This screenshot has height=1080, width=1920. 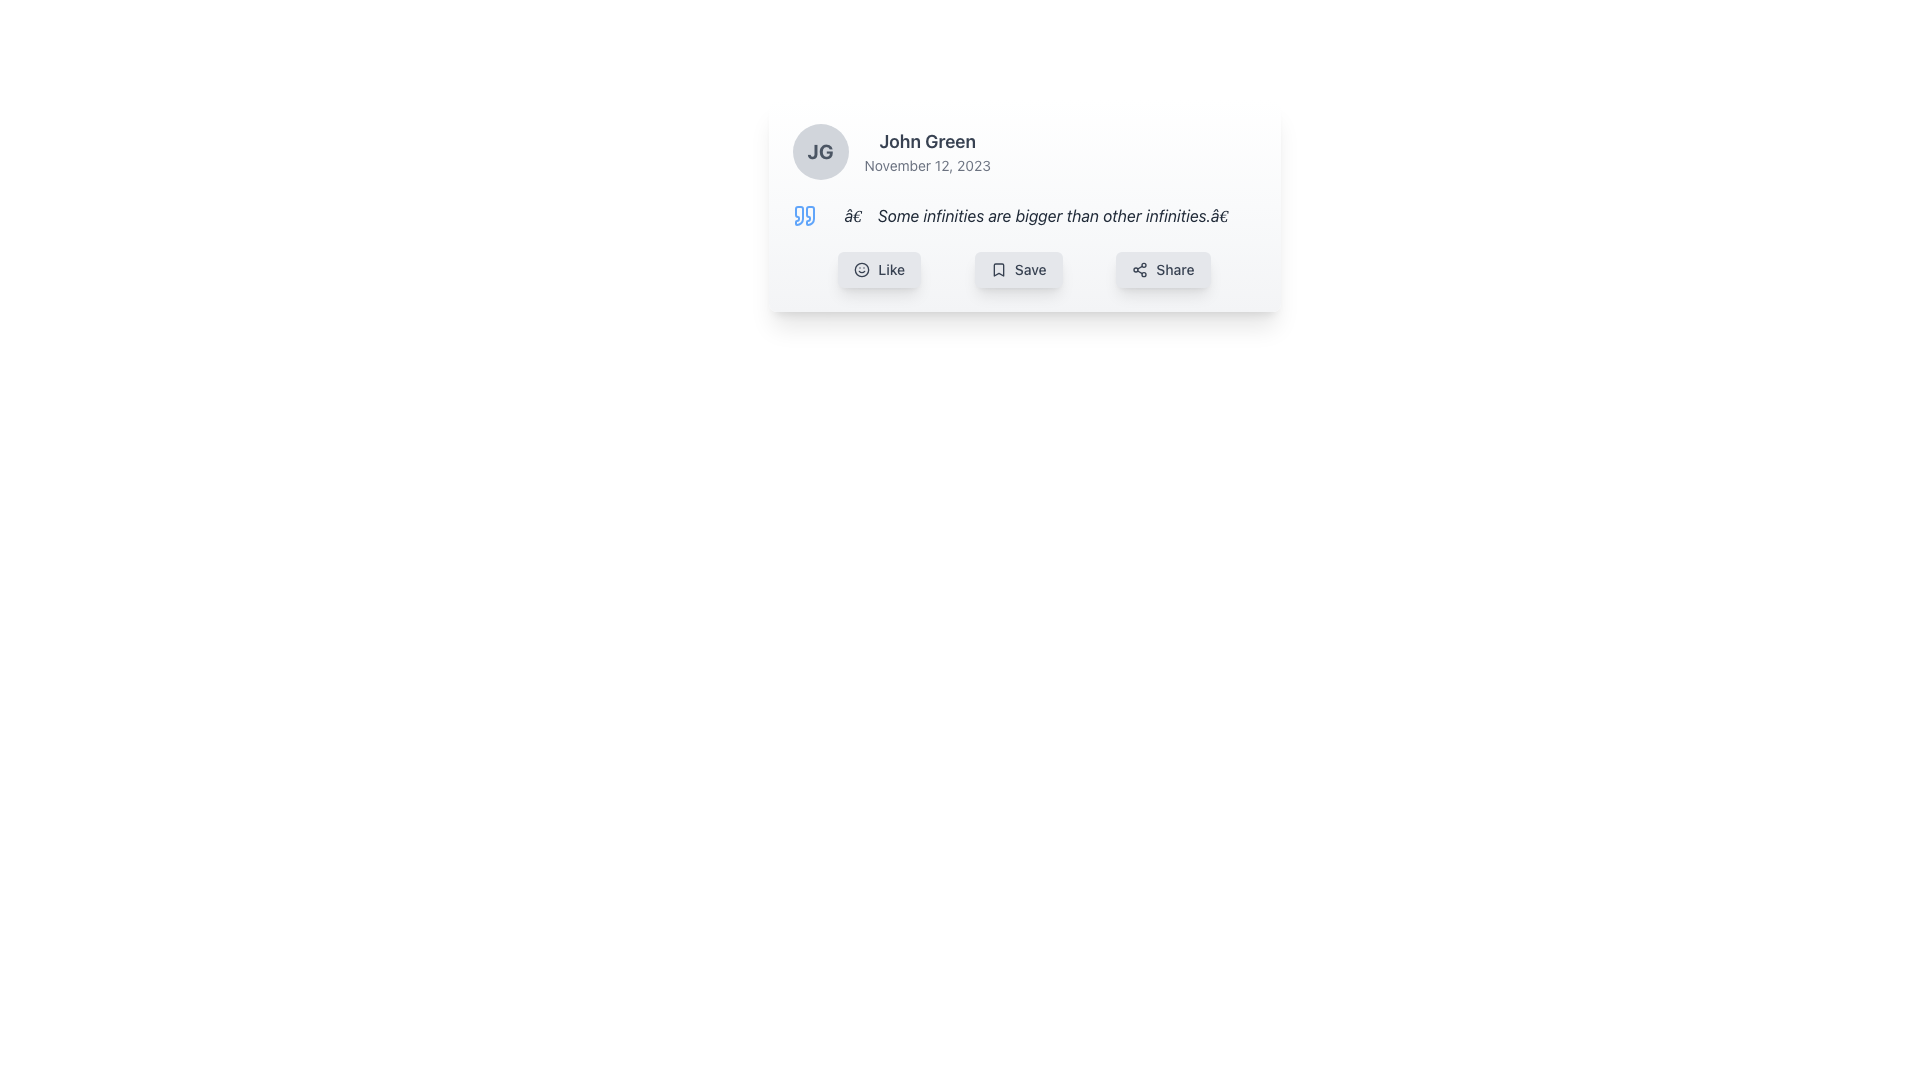 I want to click on the text block containing an inspiring quote attributed to the author, located below the 'John Green' header and above the 'Like', 'Save', and 'Share' buttons, so click(x=1024, y=216).